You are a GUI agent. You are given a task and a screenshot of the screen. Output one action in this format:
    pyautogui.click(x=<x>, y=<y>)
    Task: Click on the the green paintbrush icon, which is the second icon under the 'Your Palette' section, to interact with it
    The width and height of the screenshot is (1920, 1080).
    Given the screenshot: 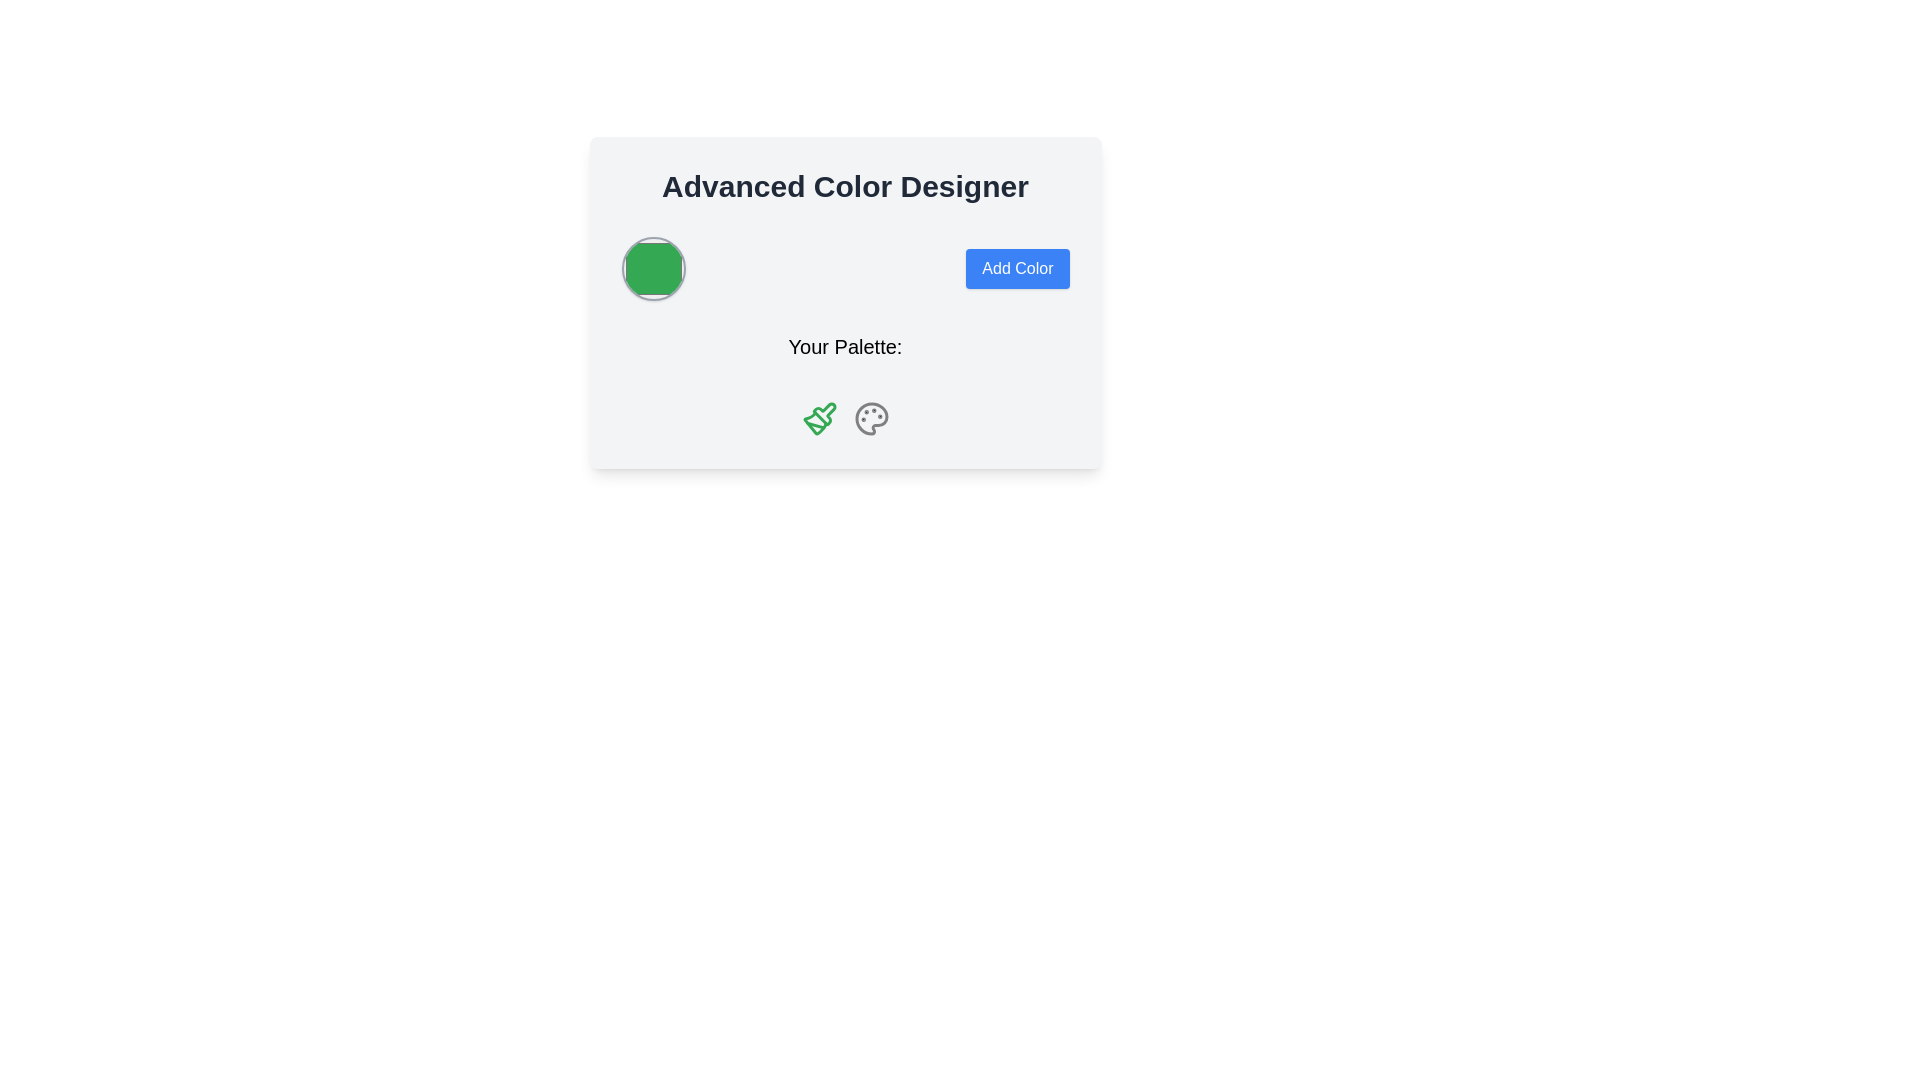 What is the action you would take?
    pyautogui.click(x=824, y=413)
    